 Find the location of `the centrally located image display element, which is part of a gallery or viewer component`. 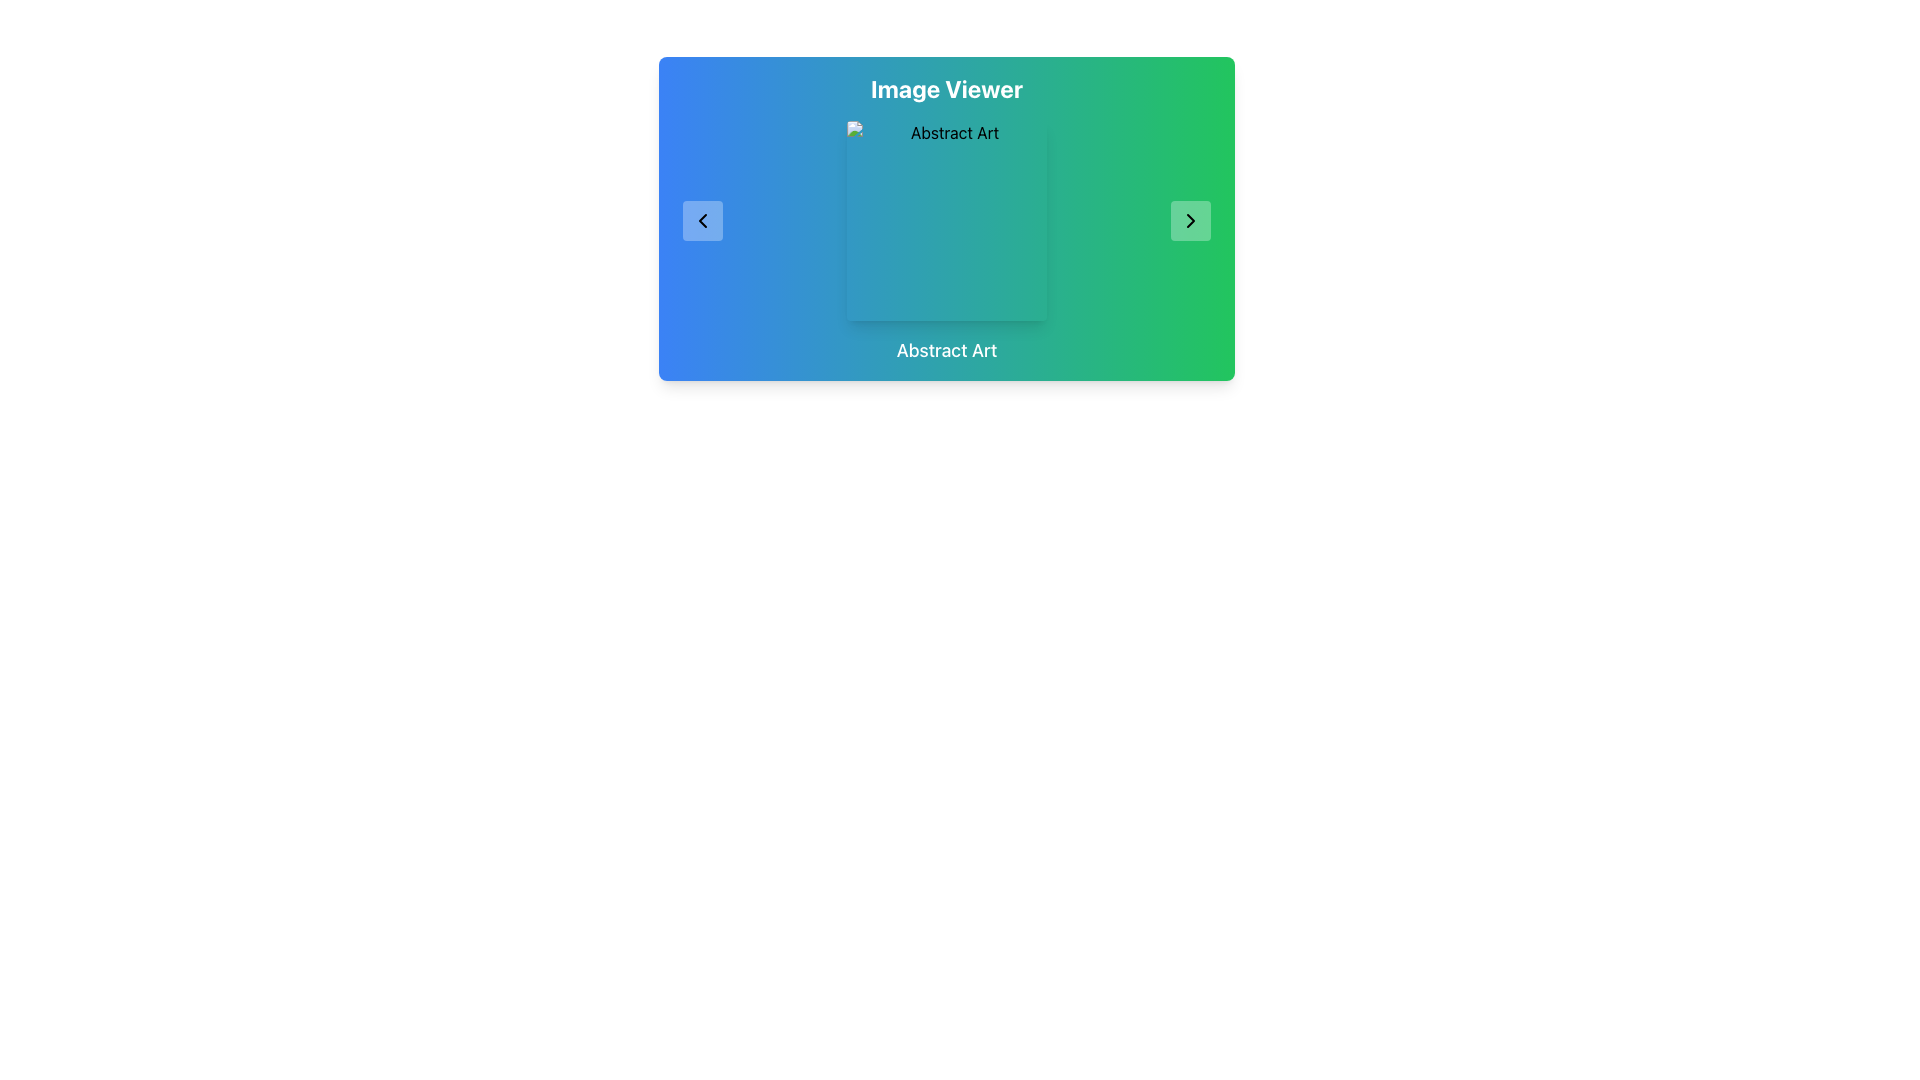

the centrally located image display element, which is part of a gallery or viewer component is located at coordinates (945, 220).